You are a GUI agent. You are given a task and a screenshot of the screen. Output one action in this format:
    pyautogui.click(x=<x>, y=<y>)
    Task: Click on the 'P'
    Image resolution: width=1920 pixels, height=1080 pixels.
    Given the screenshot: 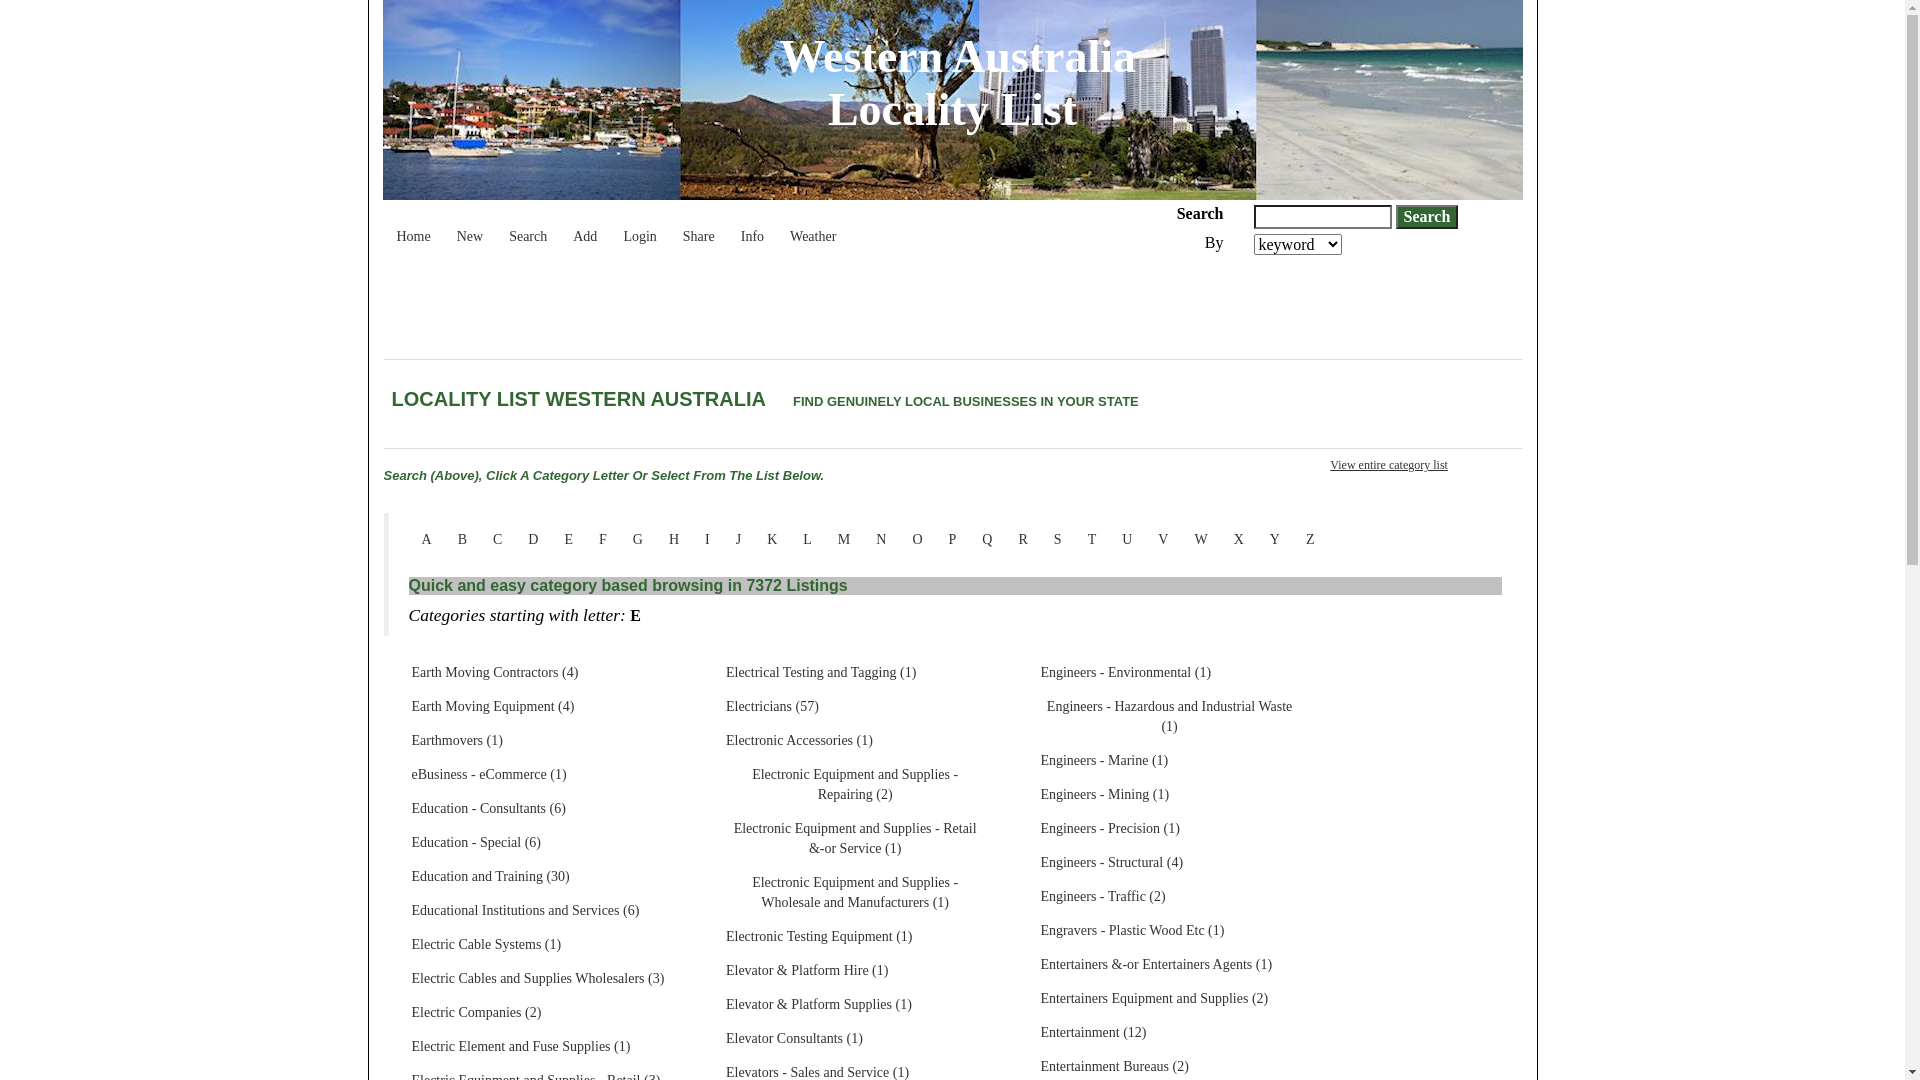 What is the action you would take?
    pyautogui.click(x=935, y=540)
    